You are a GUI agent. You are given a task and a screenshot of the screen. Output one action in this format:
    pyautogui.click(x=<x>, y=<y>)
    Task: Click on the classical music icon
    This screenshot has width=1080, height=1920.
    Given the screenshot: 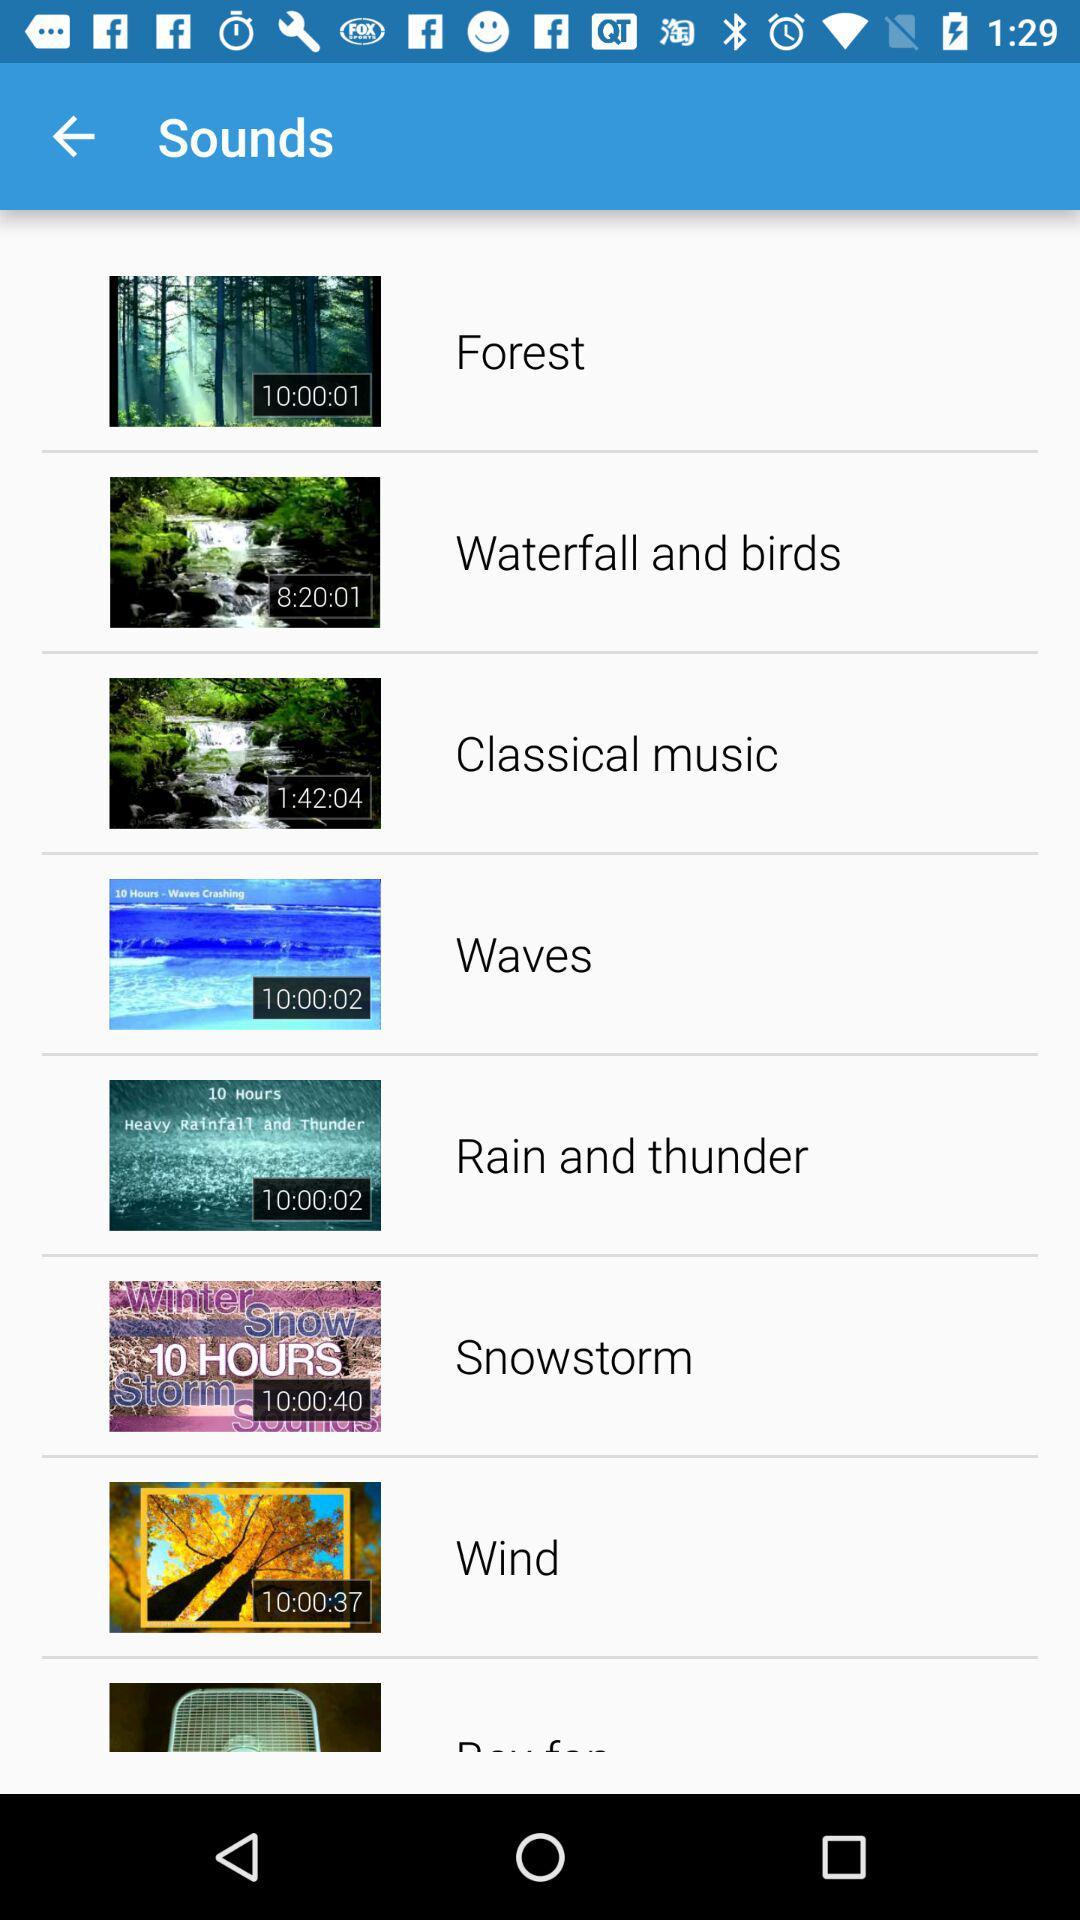 What is the action you would take?
    pyautogui.click(x=739, y=752)
    